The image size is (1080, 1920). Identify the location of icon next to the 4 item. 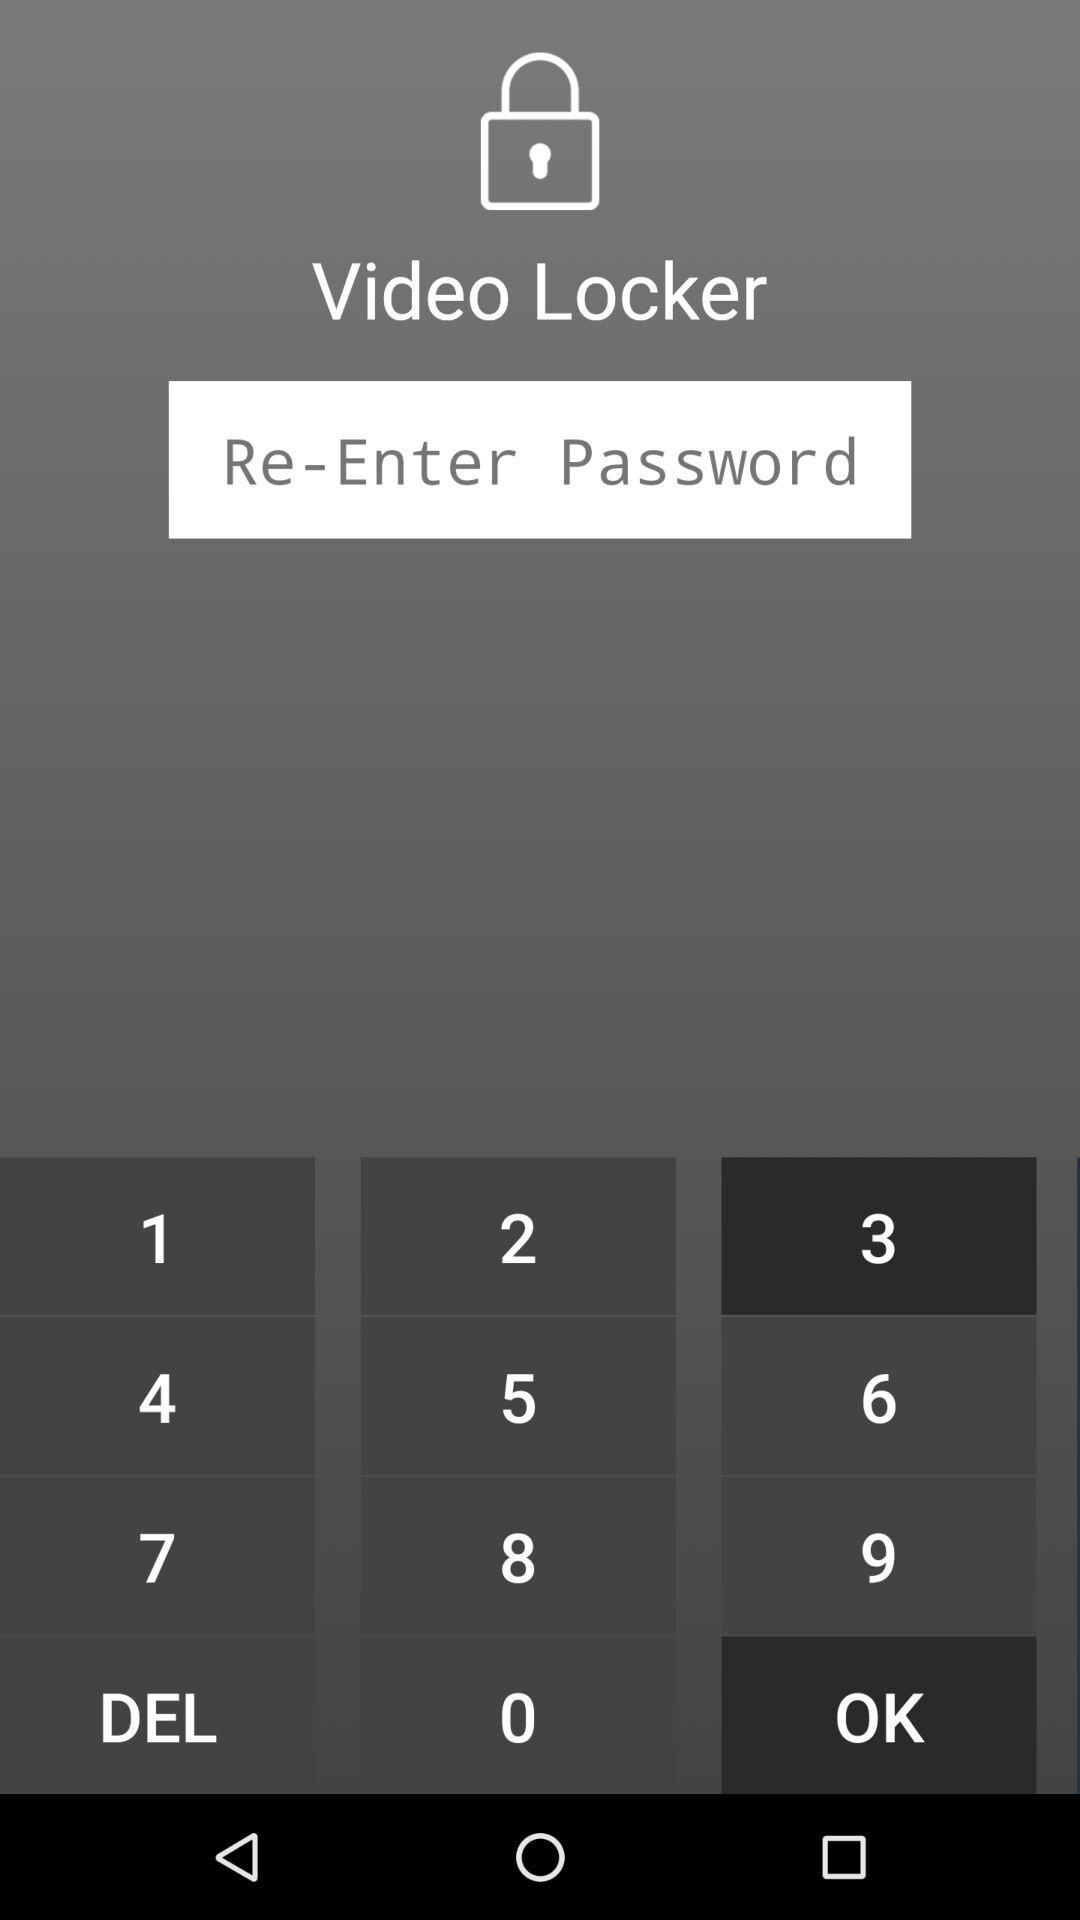
(517, 1554).